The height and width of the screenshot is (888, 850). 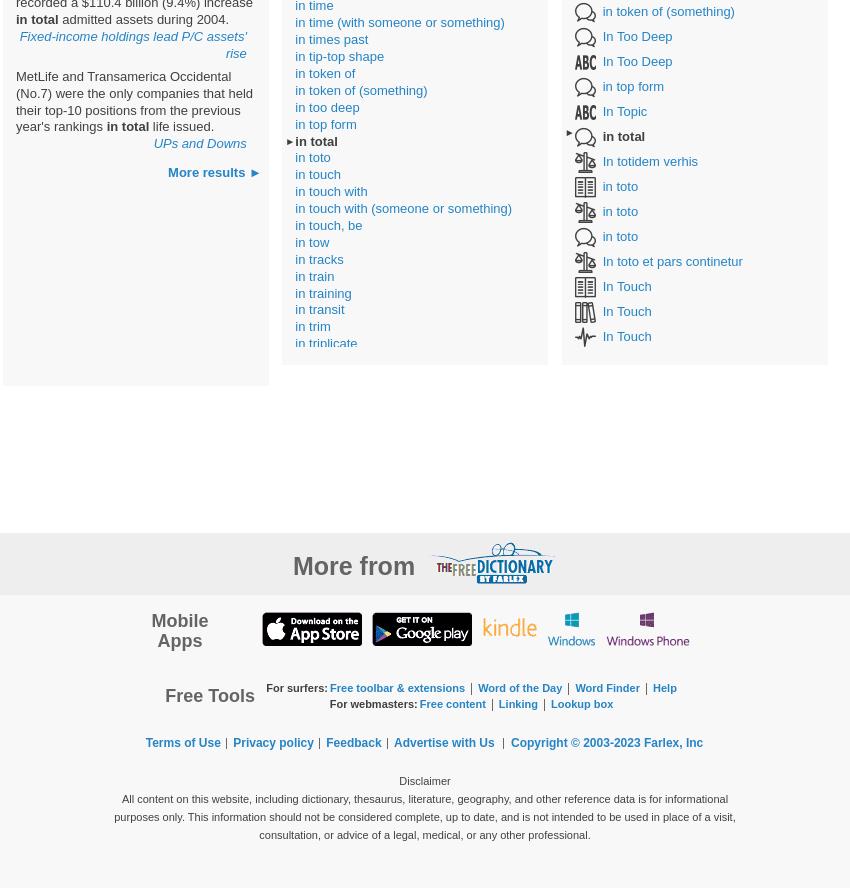 I want to click on 'Farlex, Inc', so click(x=673, y=741).